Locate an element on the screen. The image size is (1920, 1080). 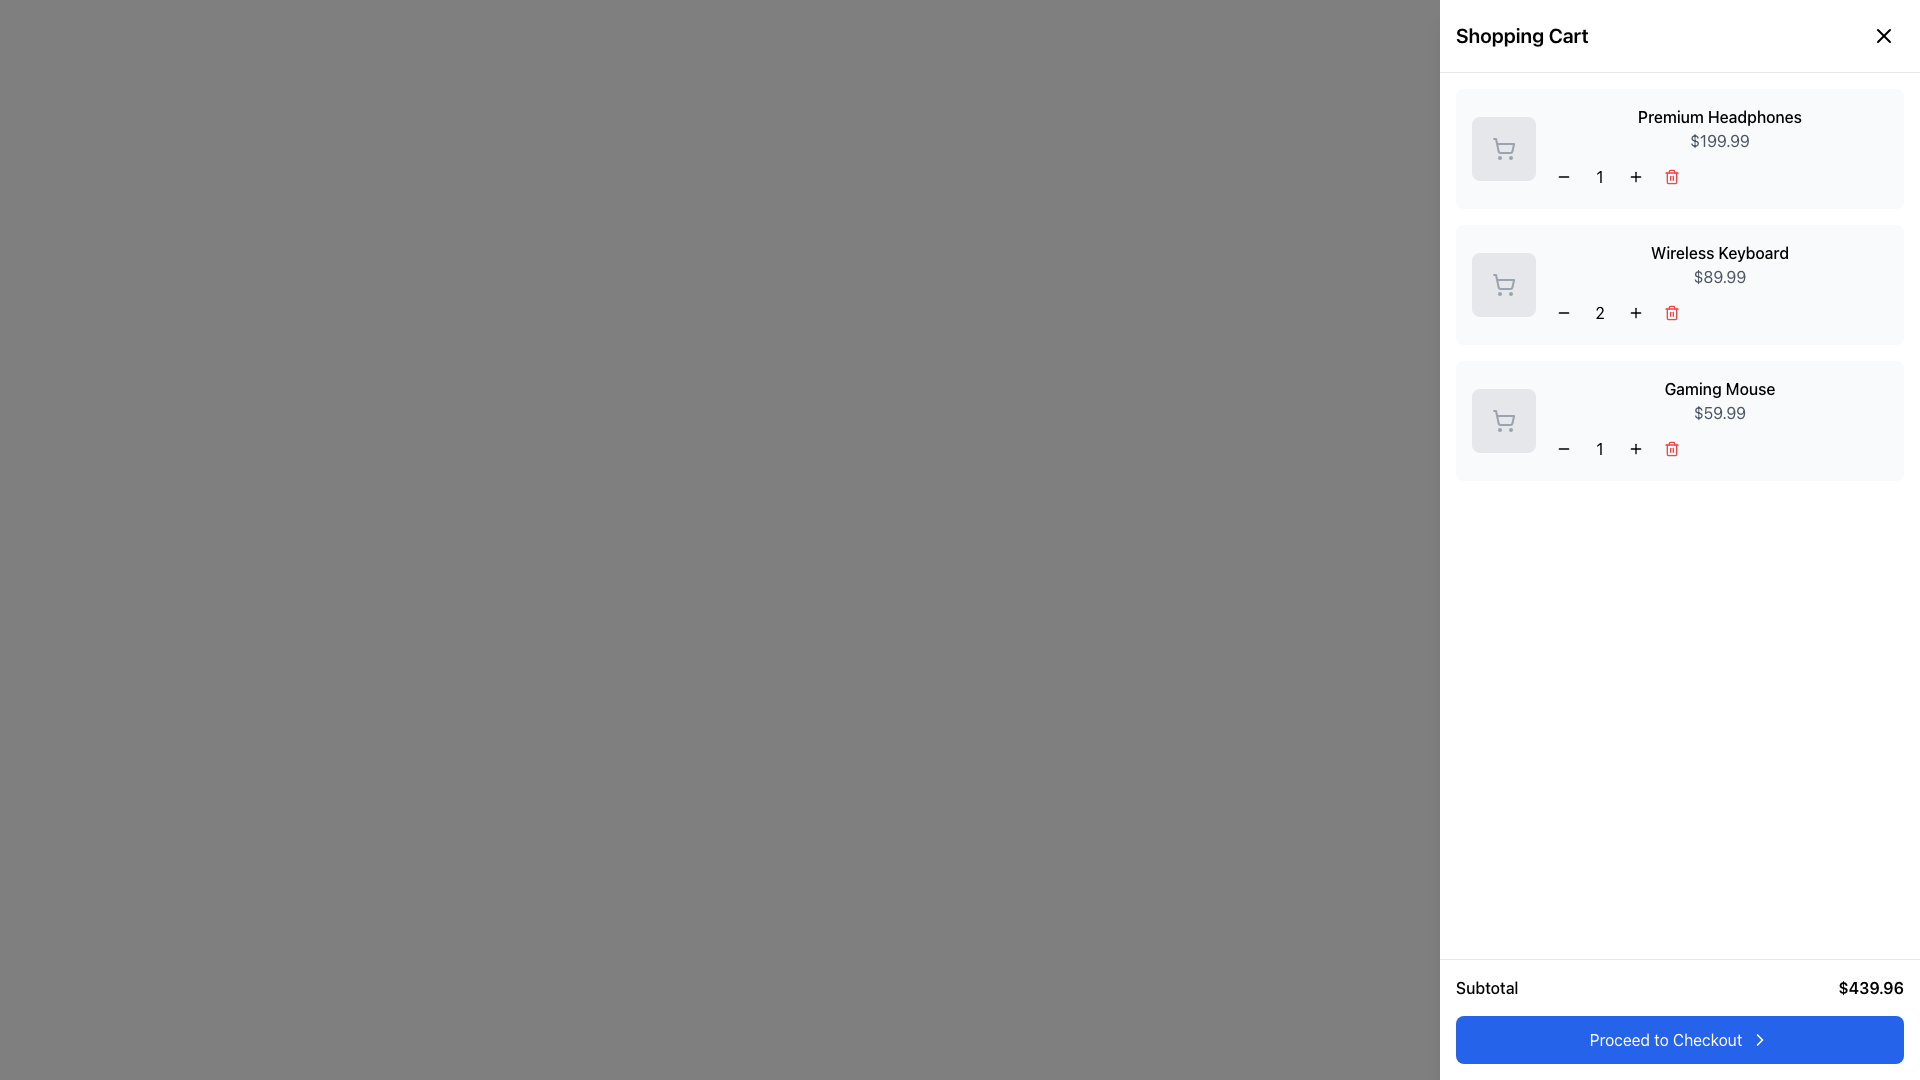
the deletion icon button located in the shopping cart interface is located at coordinates (1671, 176).